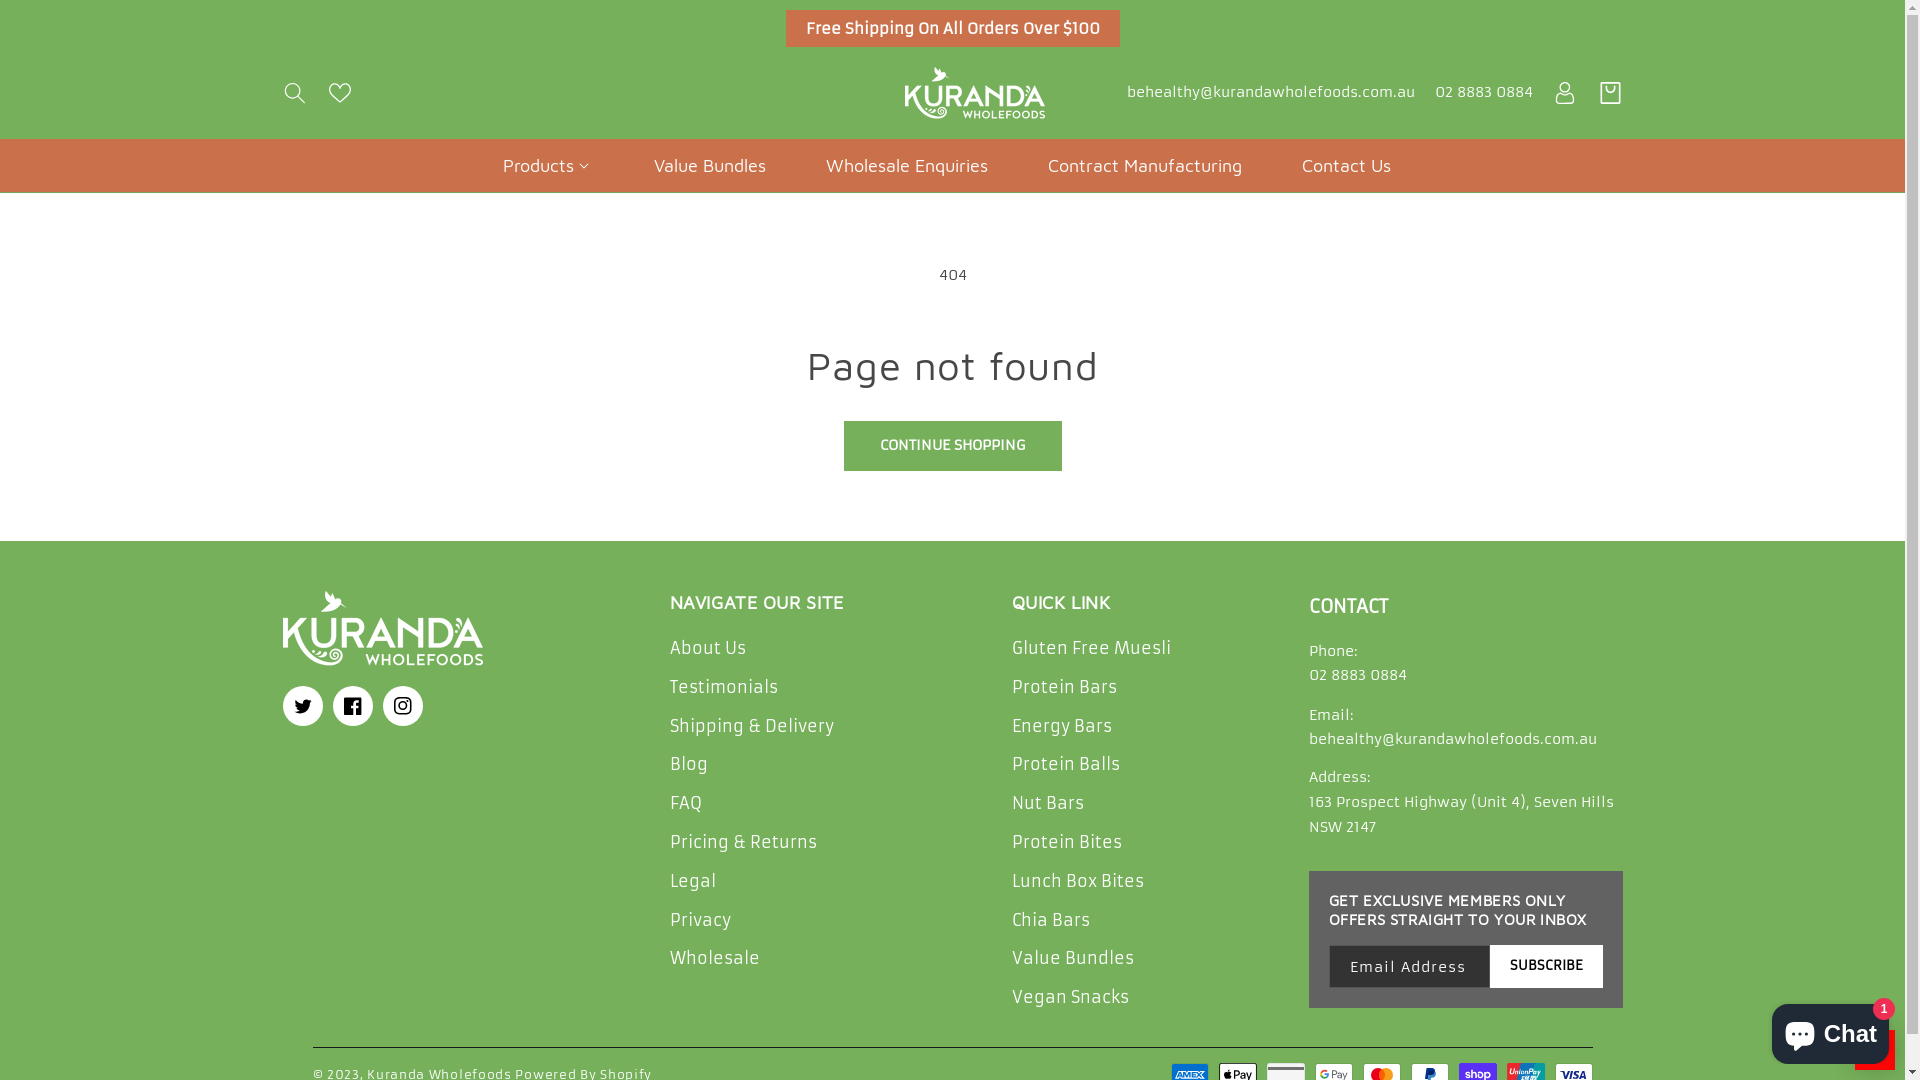  I want to click on 'SUBSCRIBE', so click(1545, 965).